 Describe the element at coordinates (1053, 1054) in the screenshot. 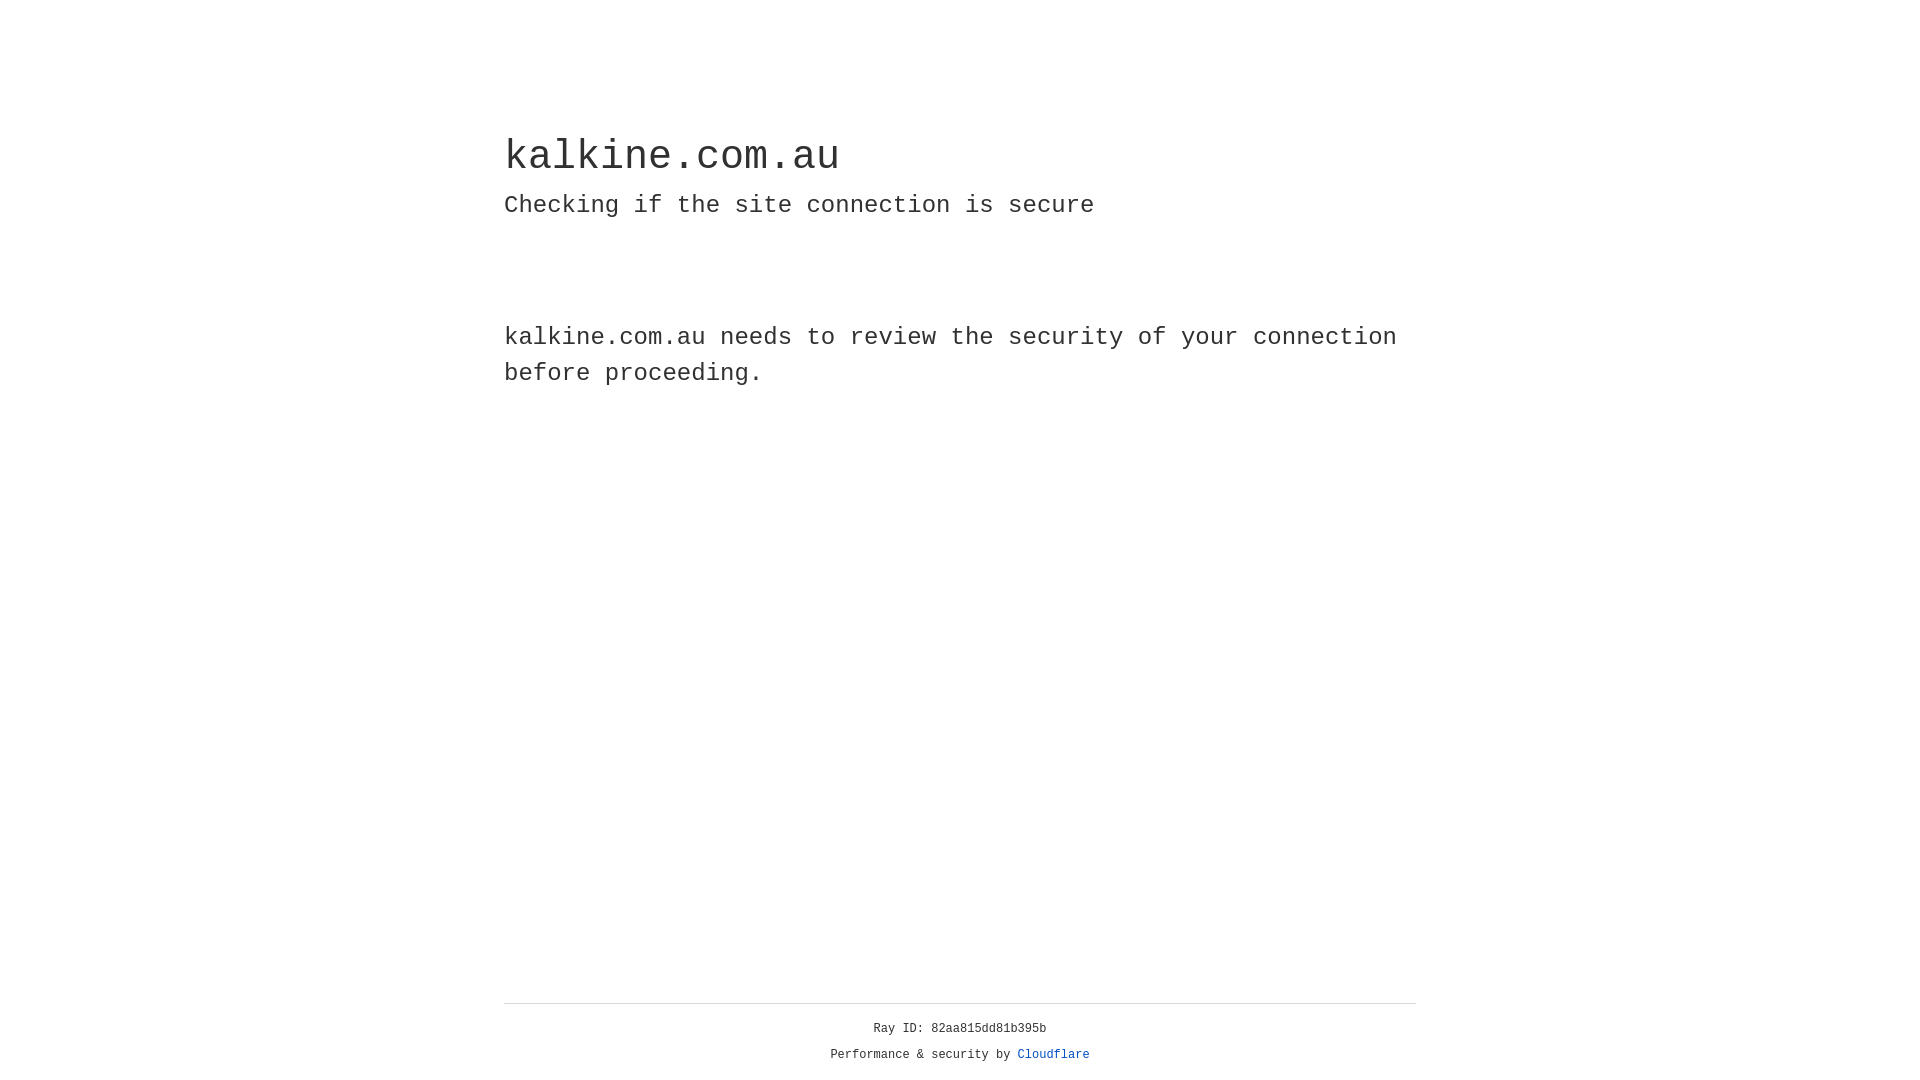

I see `'Cloudflare'` at that location.